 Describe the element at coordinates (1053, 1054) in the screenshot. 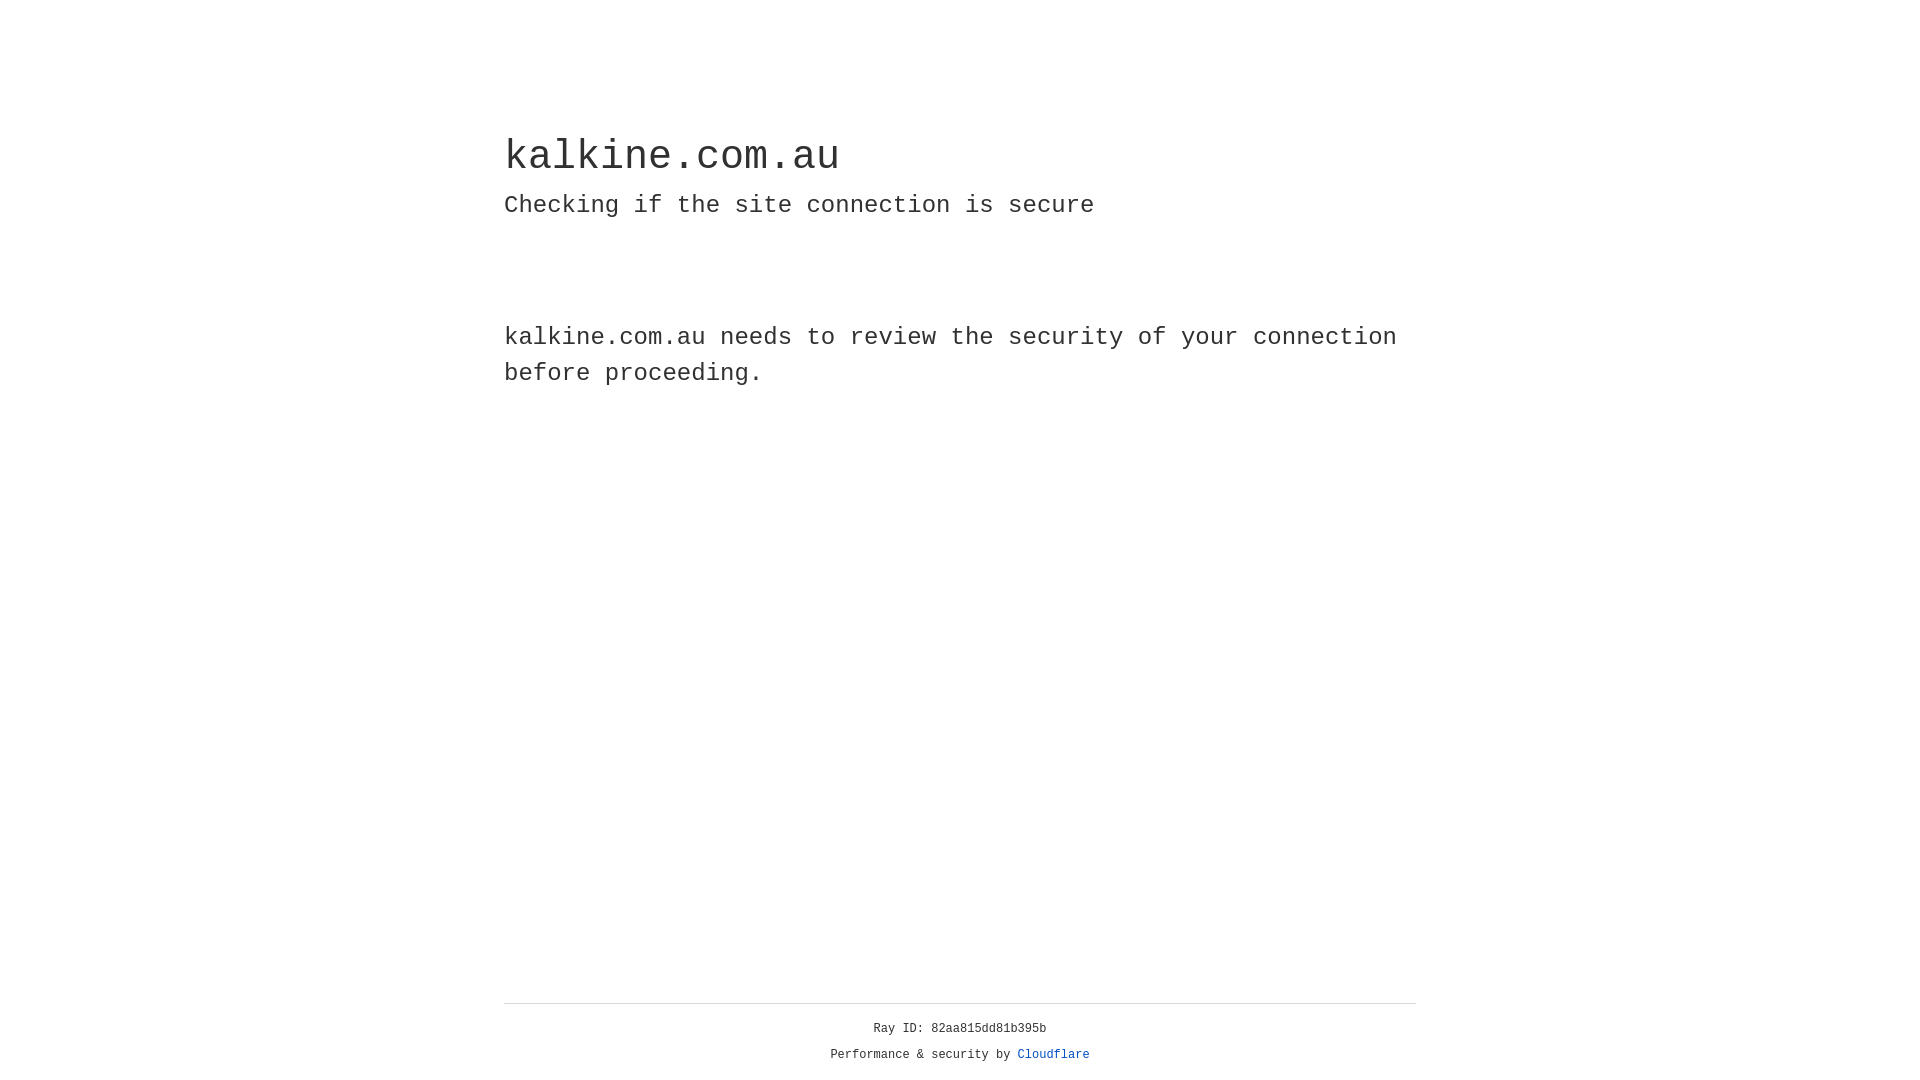

I see `'Cloudflare'` at that location.